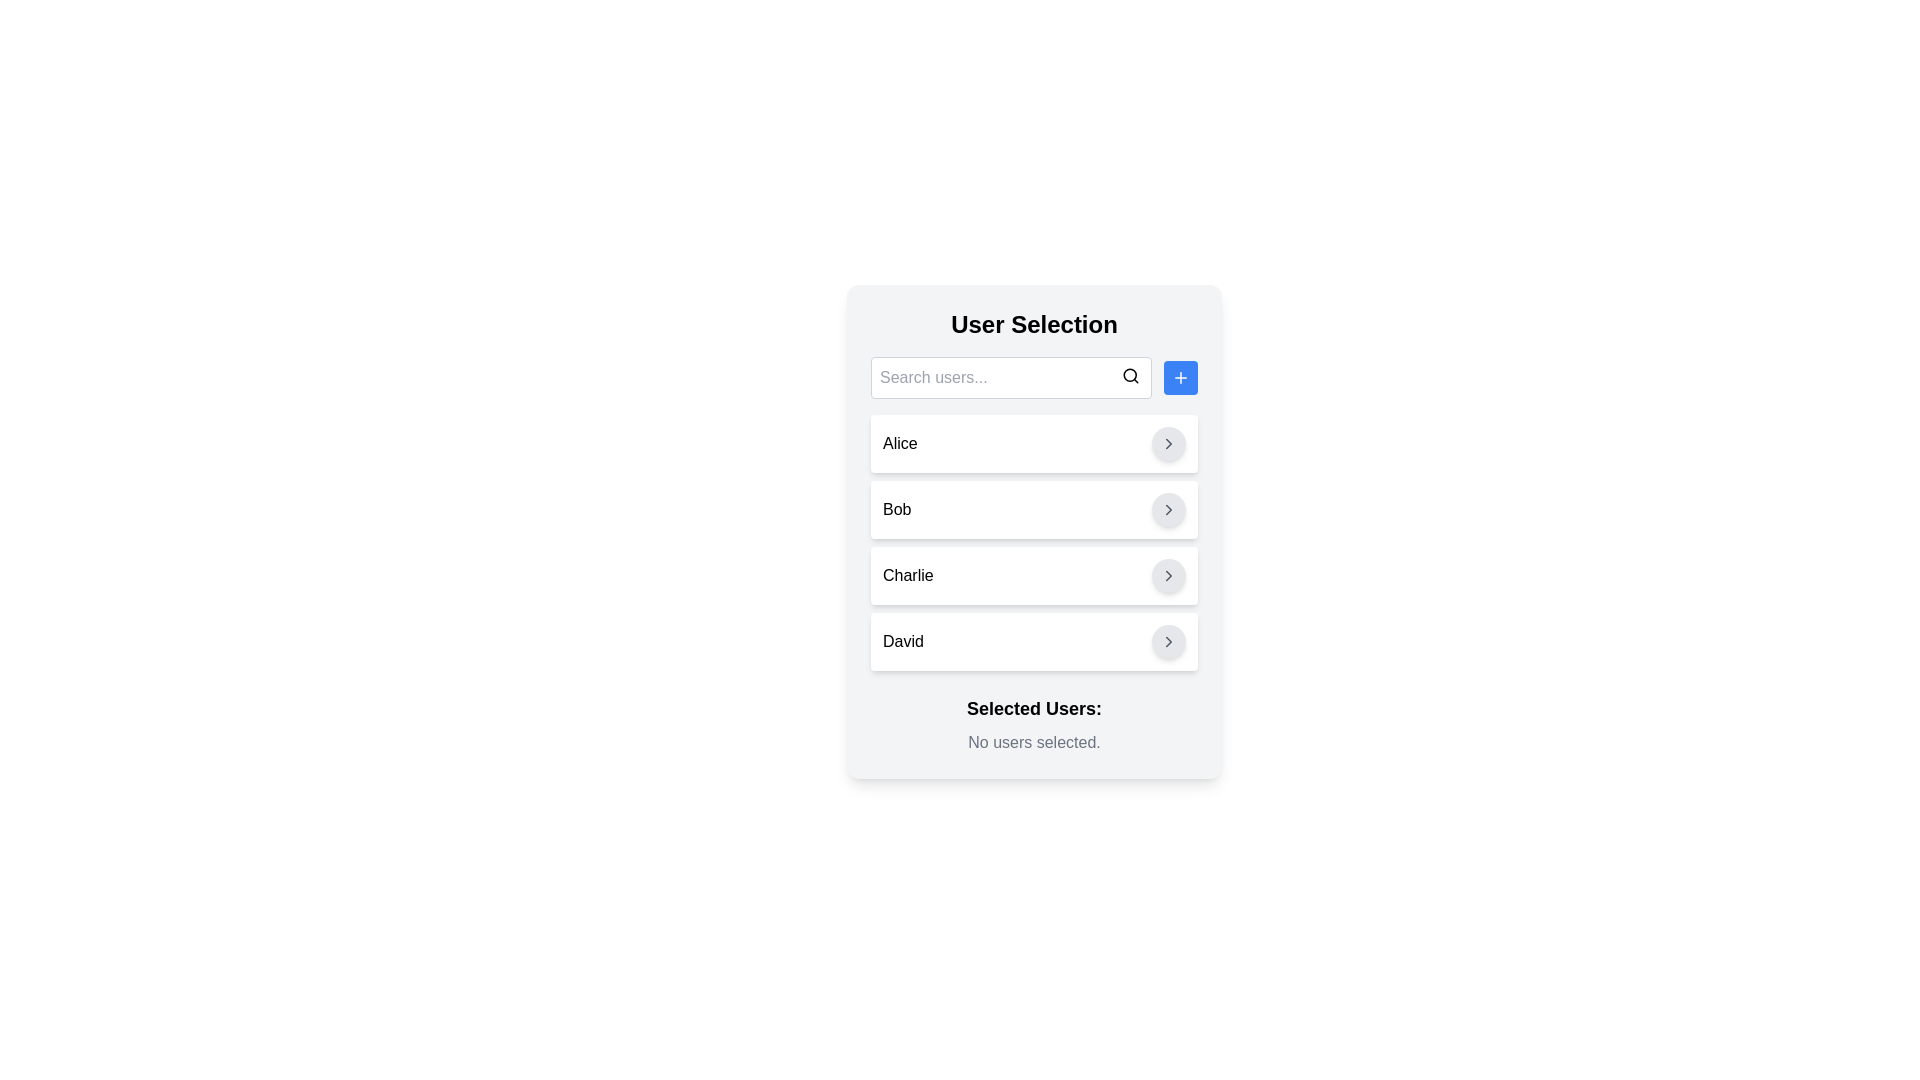 The width and height of the screenshot is (1920, 1080). I want to click on the action button located to the right of the list item containing the text 'David', so click(1169, 641).